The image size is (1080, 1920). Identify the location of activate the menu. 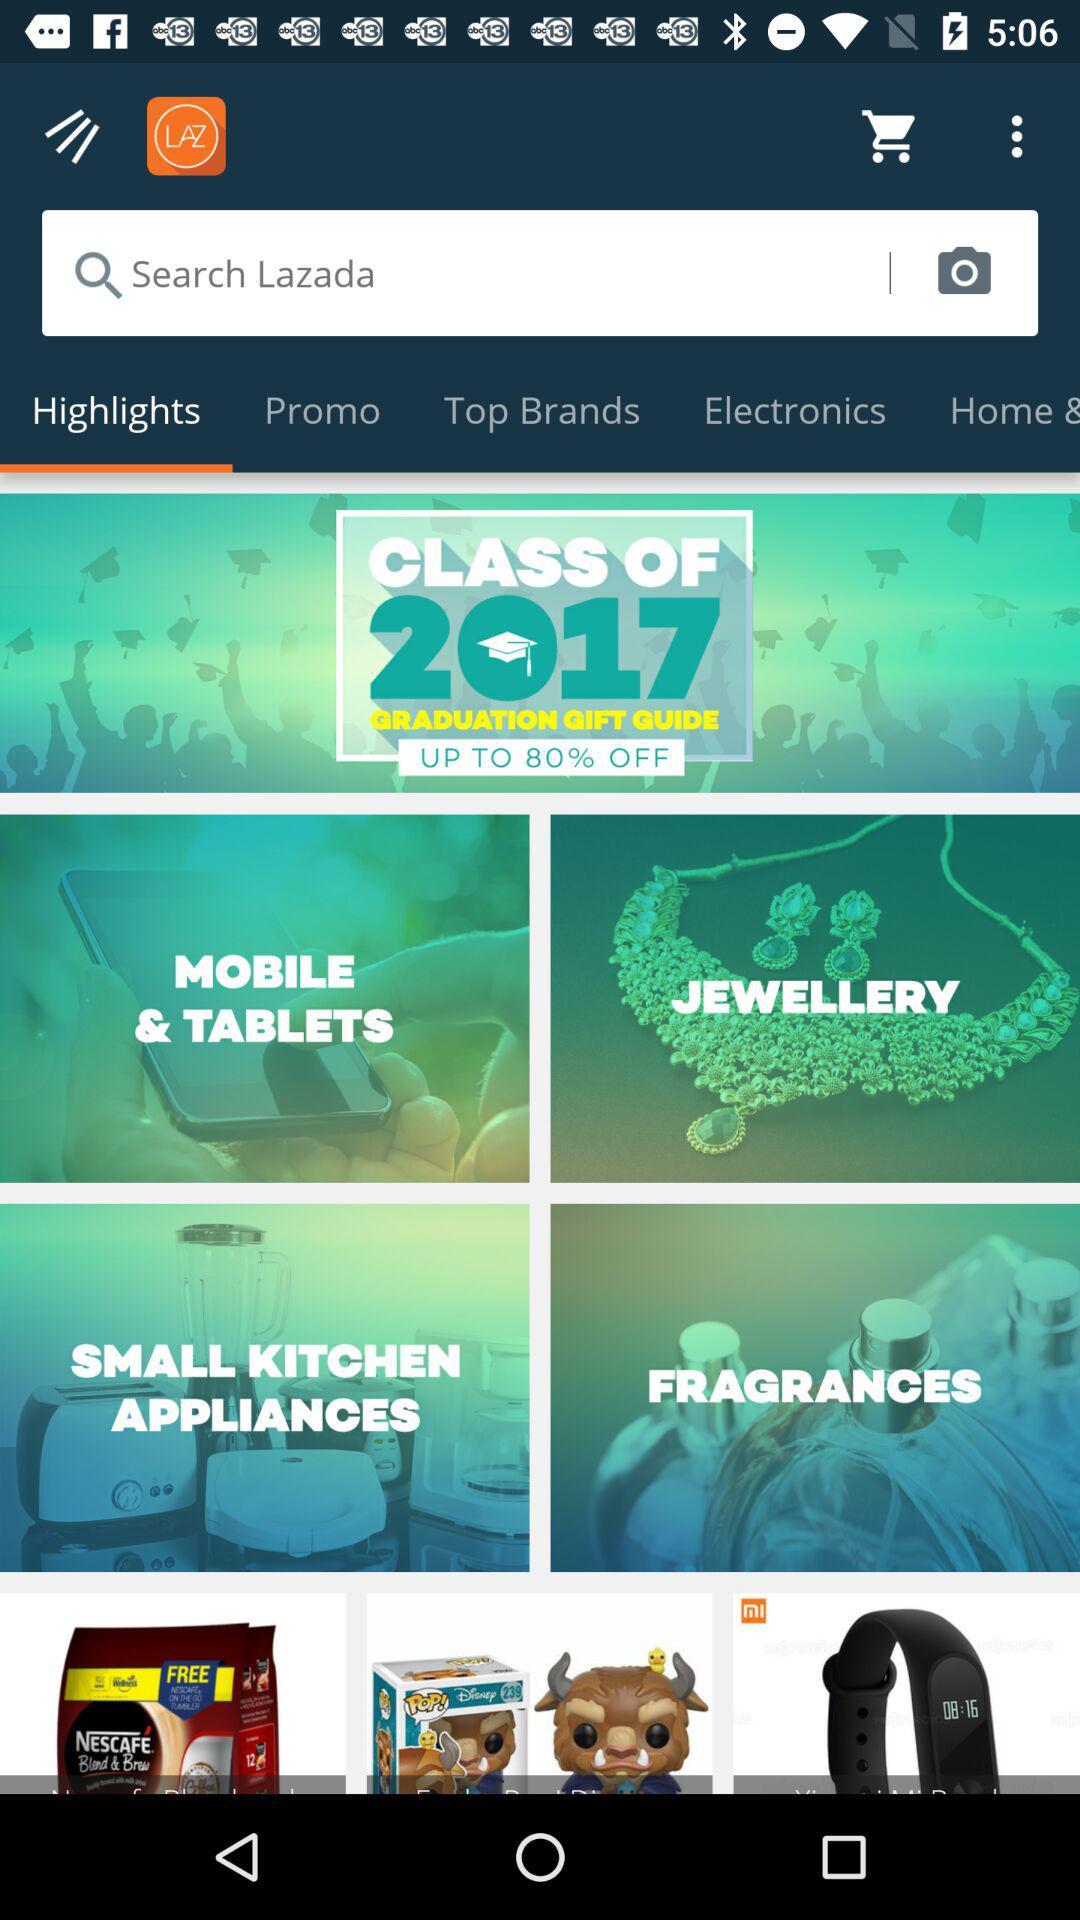
(72, 135).